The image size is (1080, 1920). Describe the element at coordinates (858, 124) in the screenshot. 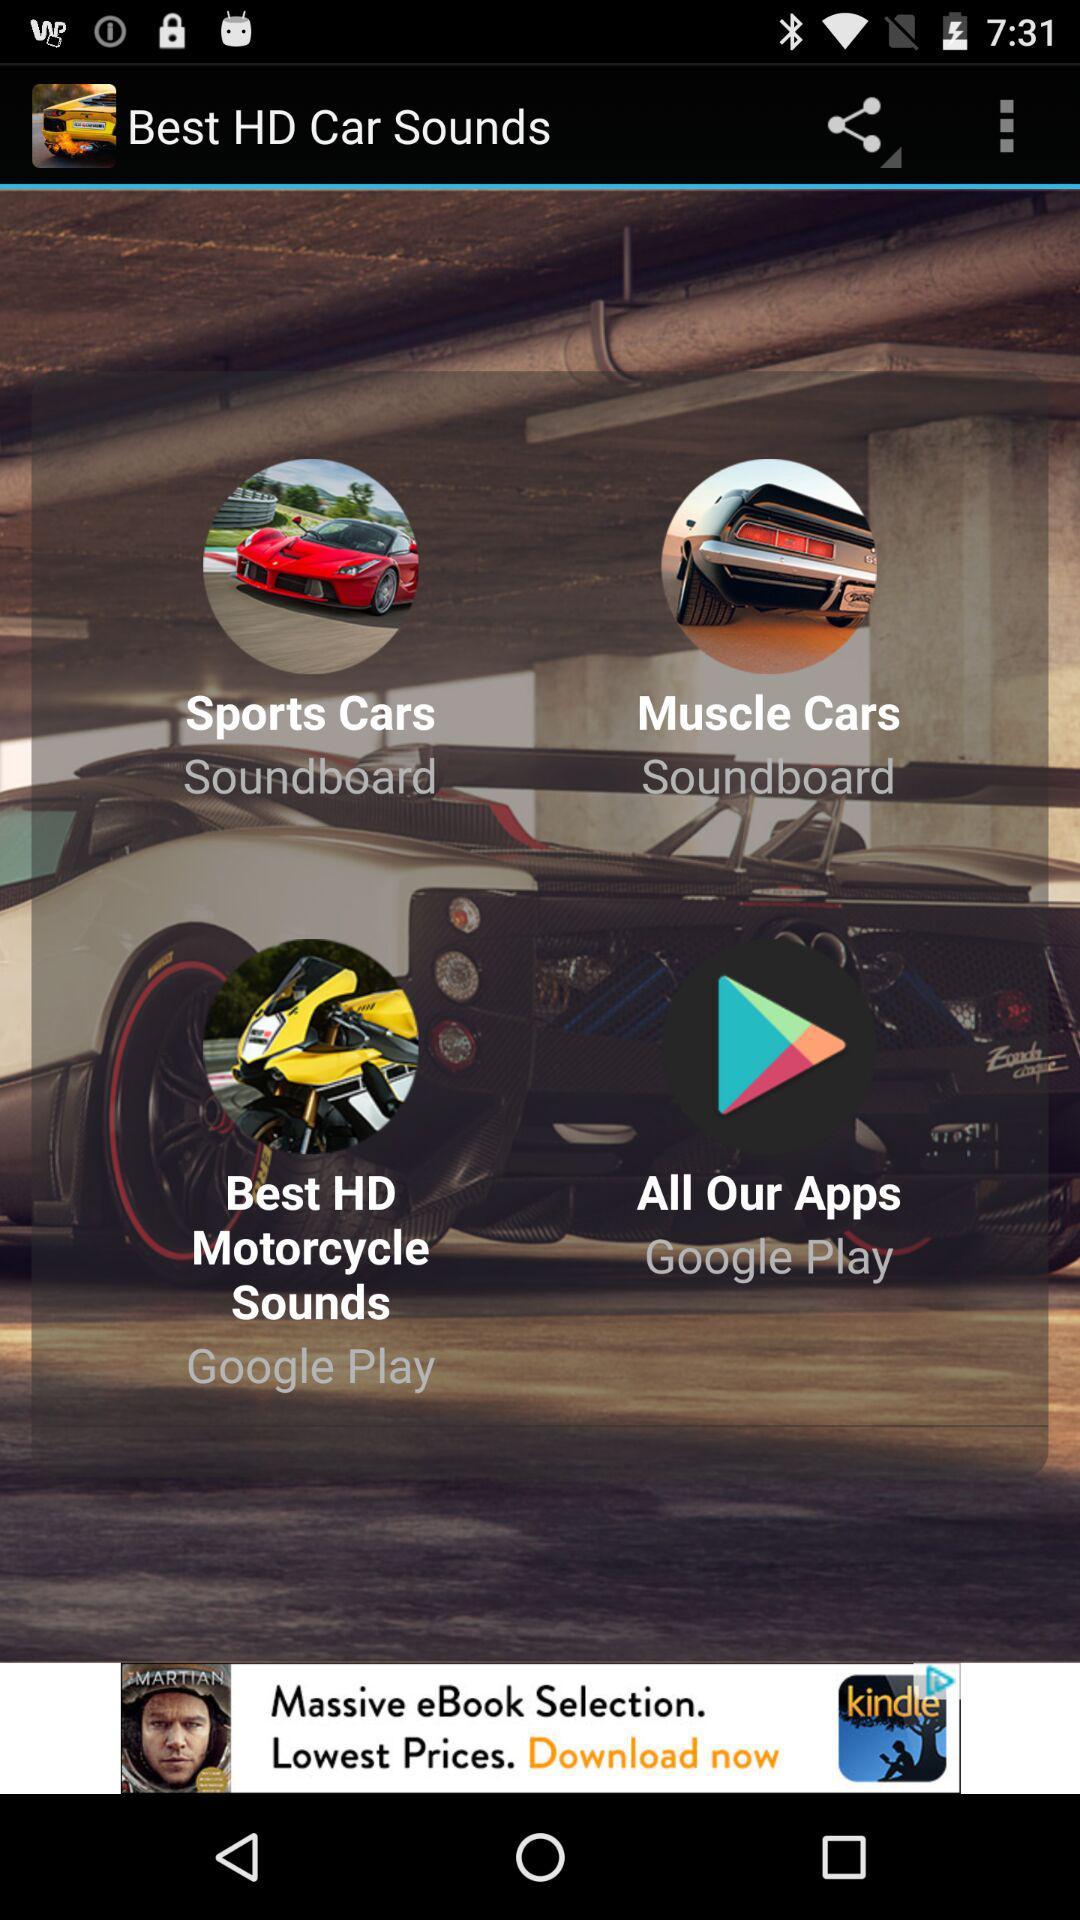

I see `the share button on the web page` at that location.